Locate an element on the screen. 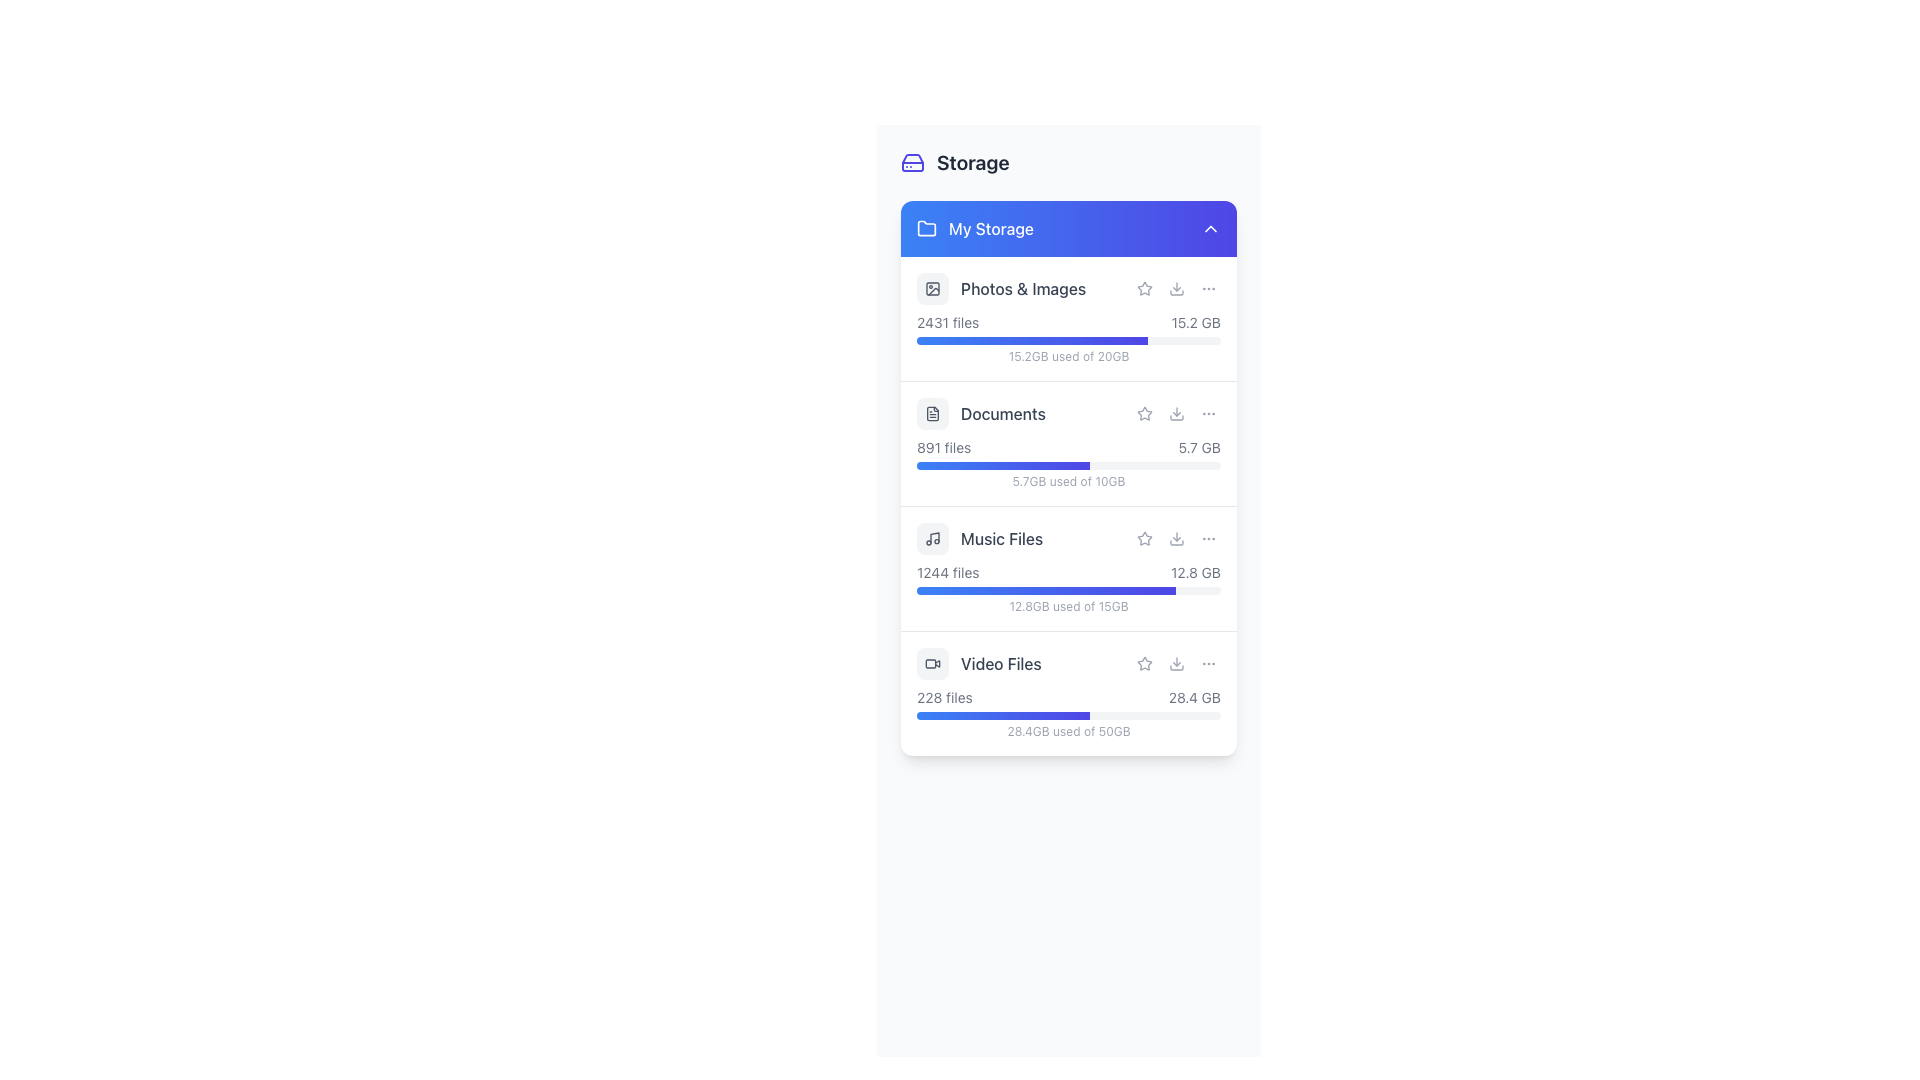 The height and width of the screenshot is (1080, 1920). the download button located to the right of the 'Video Files' entry is located at coordinates (1176, 663).